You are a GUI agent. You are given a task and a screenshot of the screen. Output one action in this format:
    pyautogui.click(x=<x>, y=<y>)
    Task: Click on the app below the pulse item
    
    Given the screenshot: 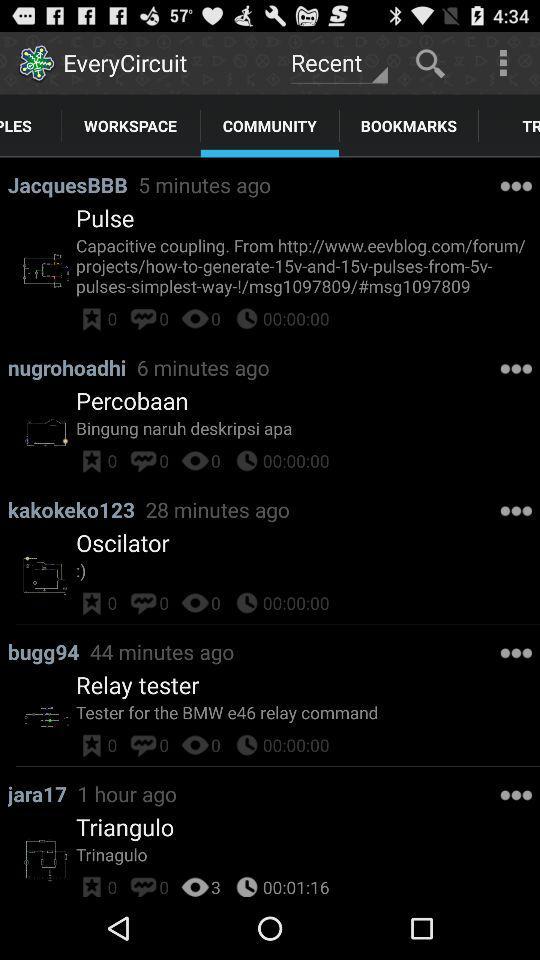 What is the action you would take?
    pyautogui.click(x=308, y=264)
    